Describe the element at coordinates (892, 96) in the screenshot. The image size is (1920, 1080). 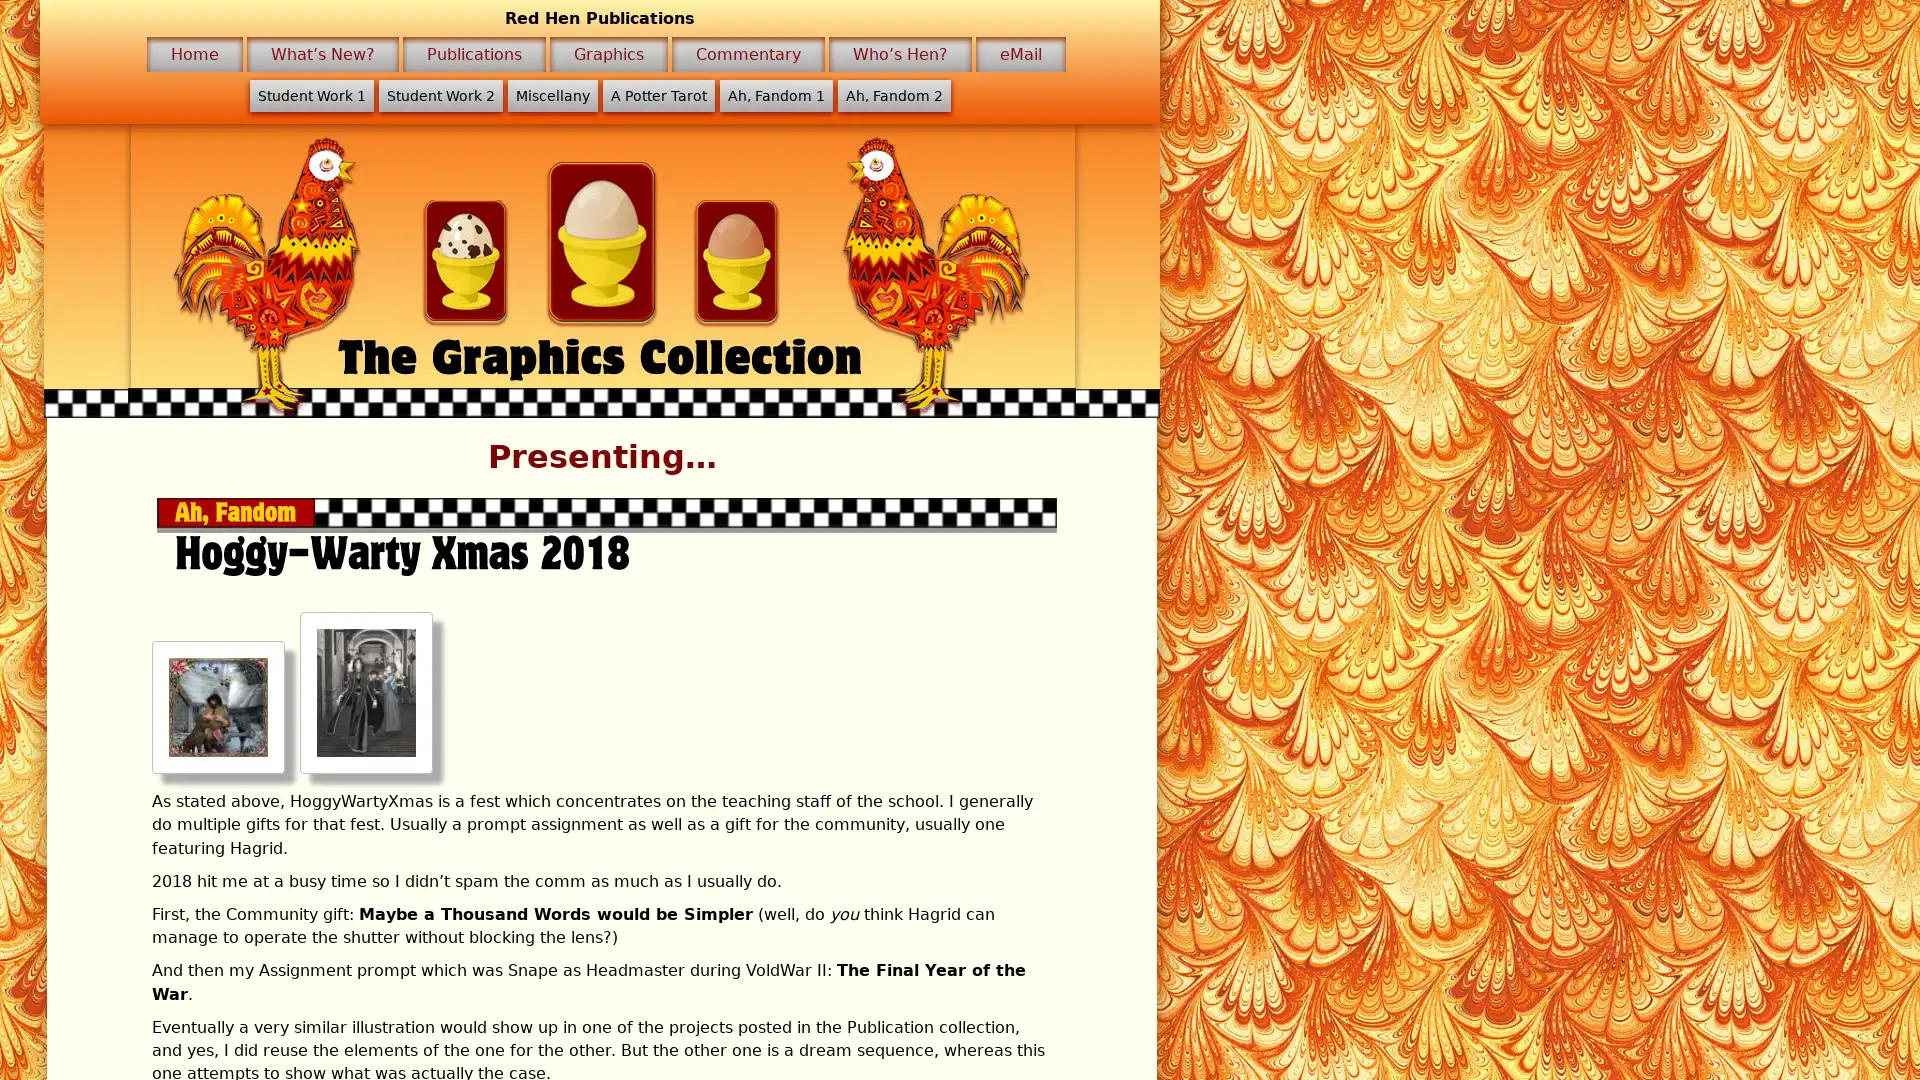
I see `Ah, Fandom 2` at that location.